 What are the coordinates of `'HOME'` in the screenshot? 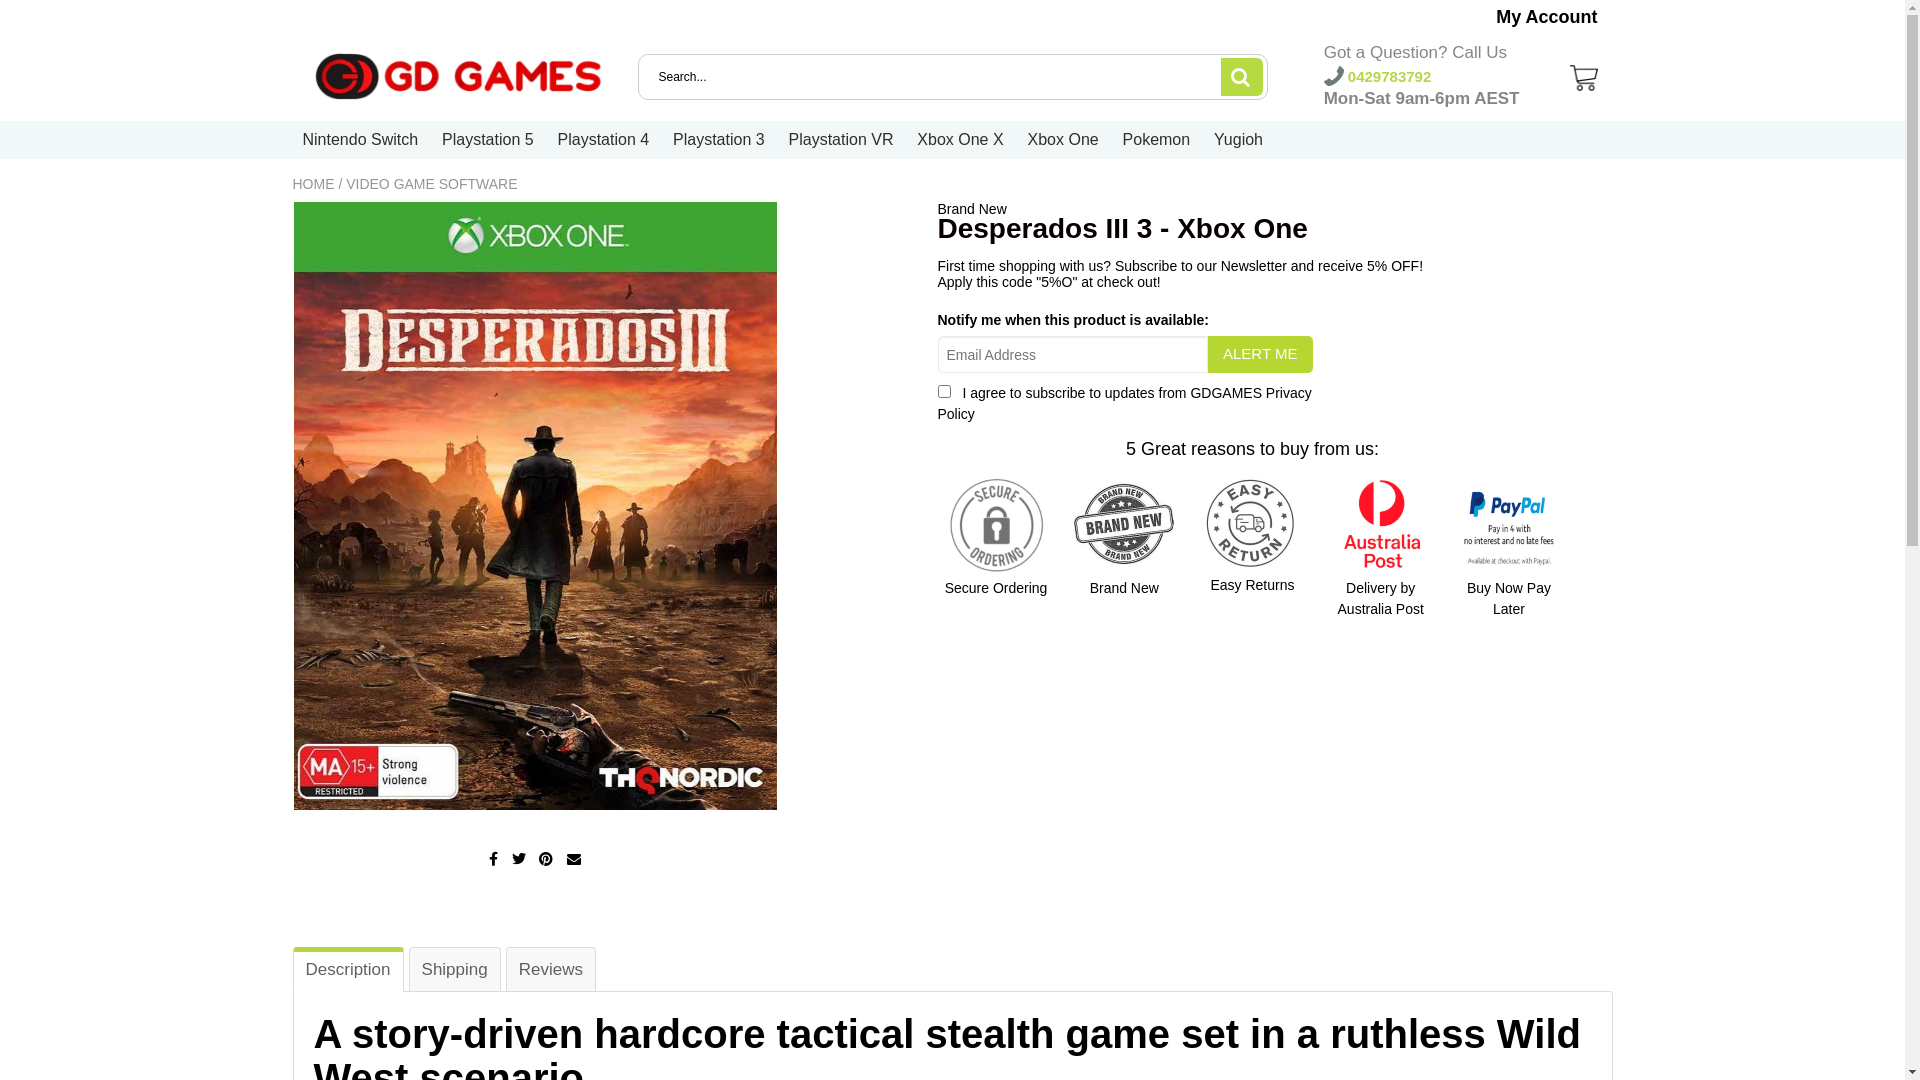 It's located at (311, 184).